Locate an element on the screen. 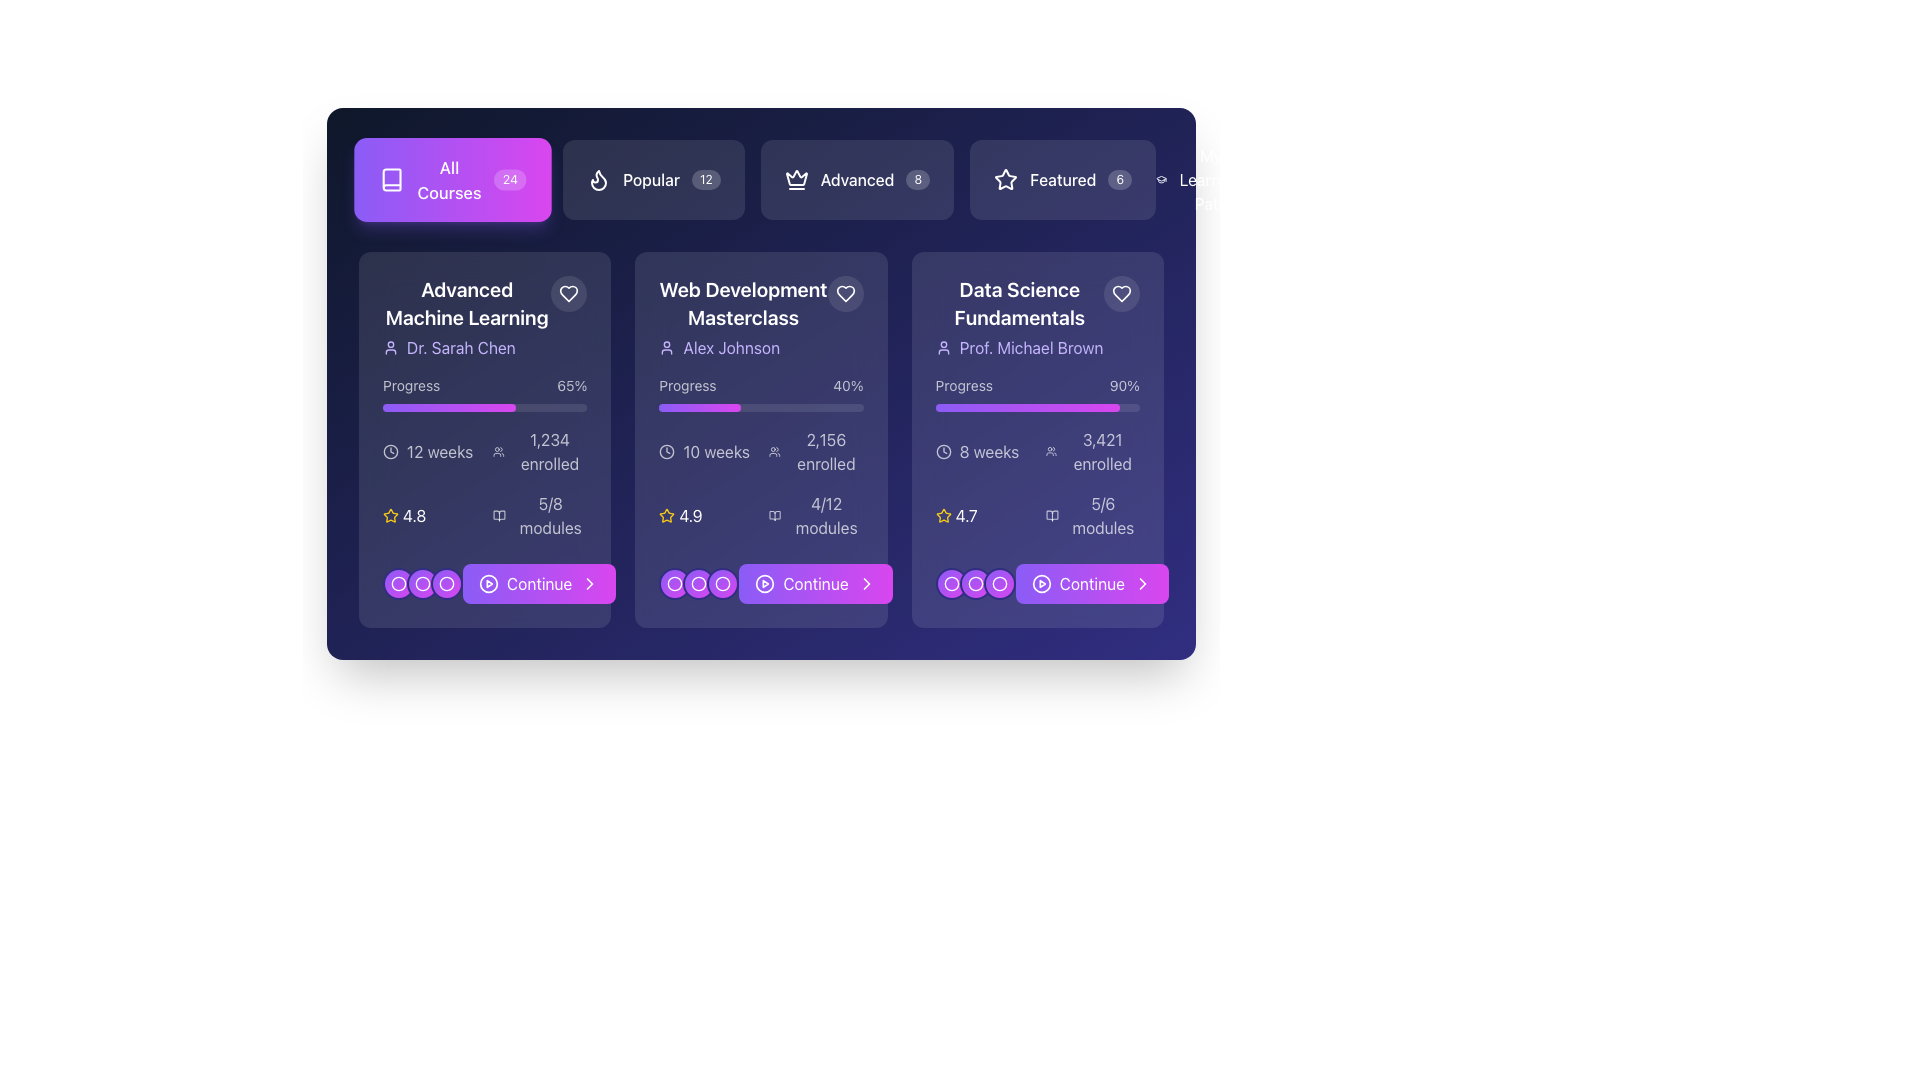 The height and width of the screenshot is (1080, 1920). the chevron arrow icon located within the 'Continue' button of the 'Web Development Masterclass' panel to indicate a forward navigation action is located at coordinates (589, 583).